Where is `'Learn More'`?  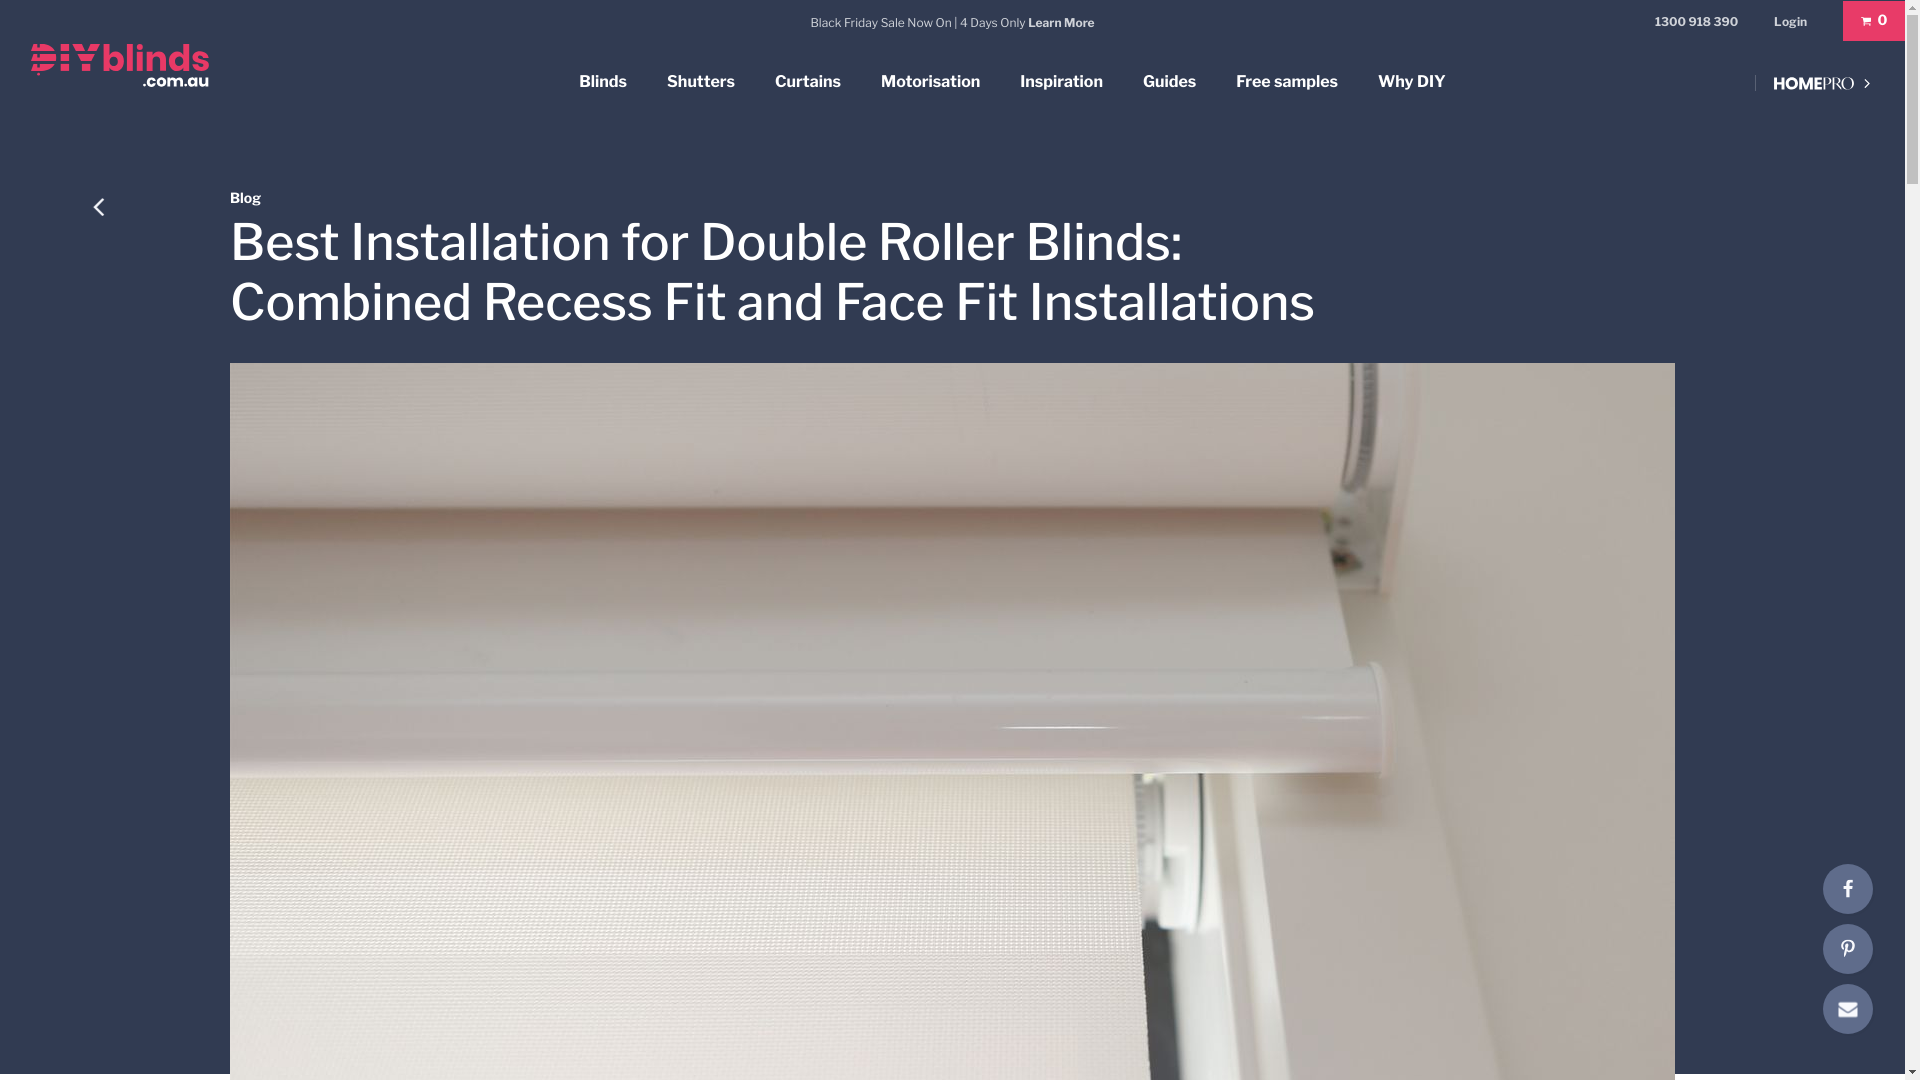
'Learn More' is located at coordinates (1059, 22).